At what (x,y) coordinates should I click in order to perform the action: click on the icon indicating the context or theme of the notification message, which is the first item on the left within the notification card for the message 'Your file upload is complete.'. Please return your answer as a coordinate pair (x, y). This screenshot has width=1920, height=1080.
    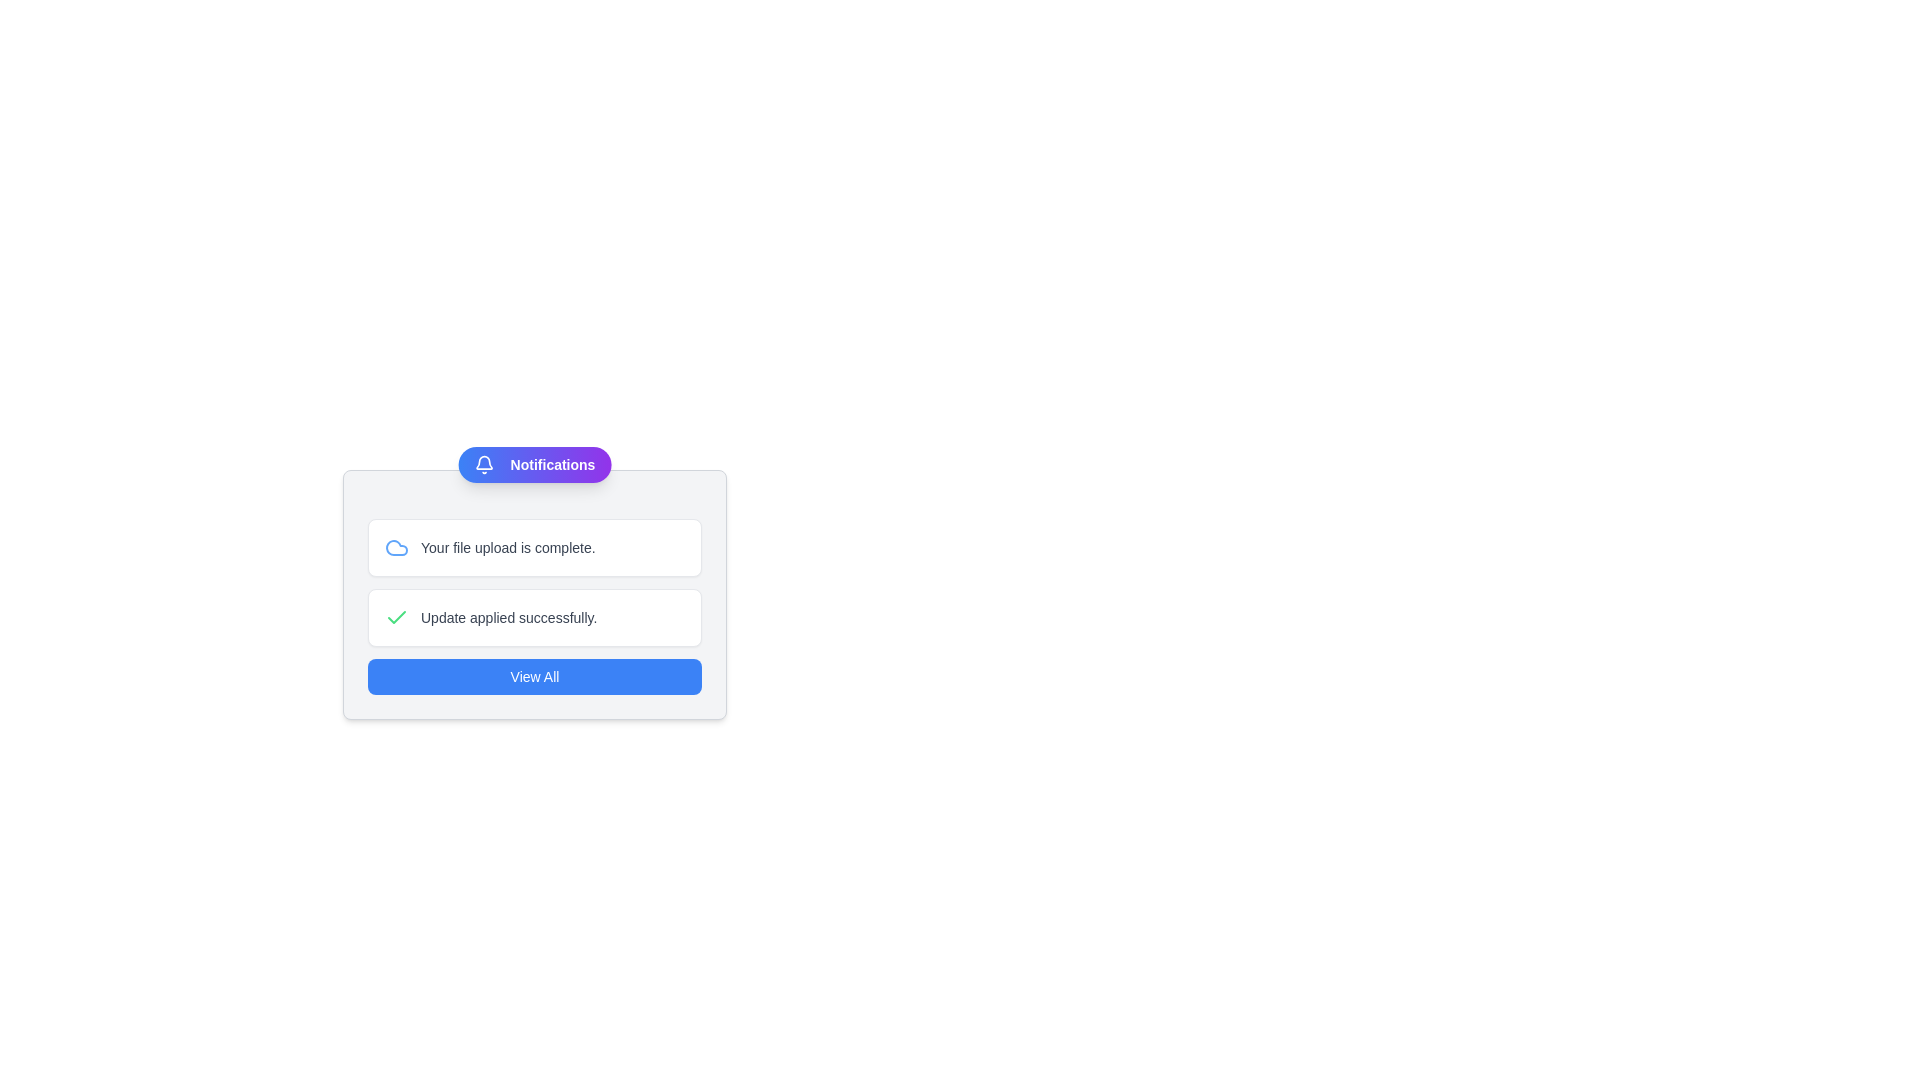
    Looking at the image, I should click on (397, 547).